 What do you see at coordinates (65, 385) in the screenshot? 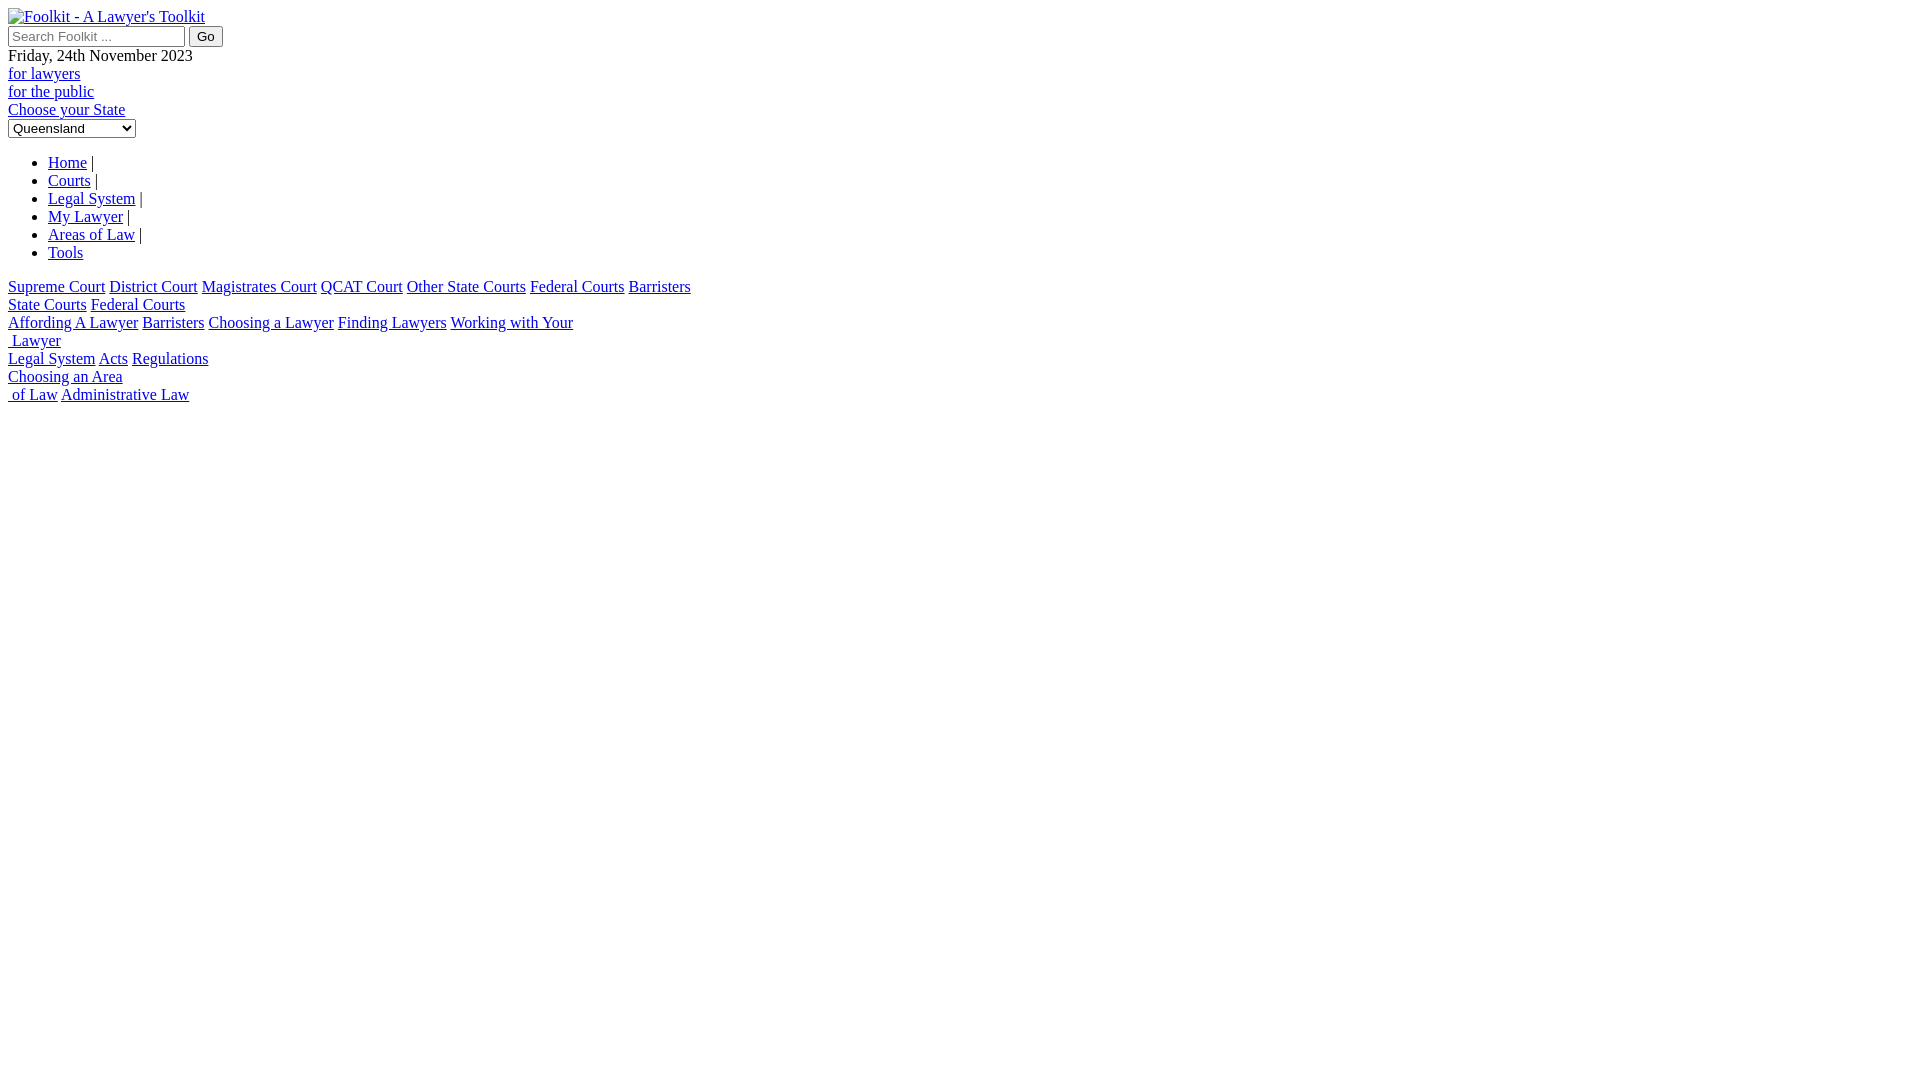
I see `'Choosing an Area` at bounding box center [65, 385].